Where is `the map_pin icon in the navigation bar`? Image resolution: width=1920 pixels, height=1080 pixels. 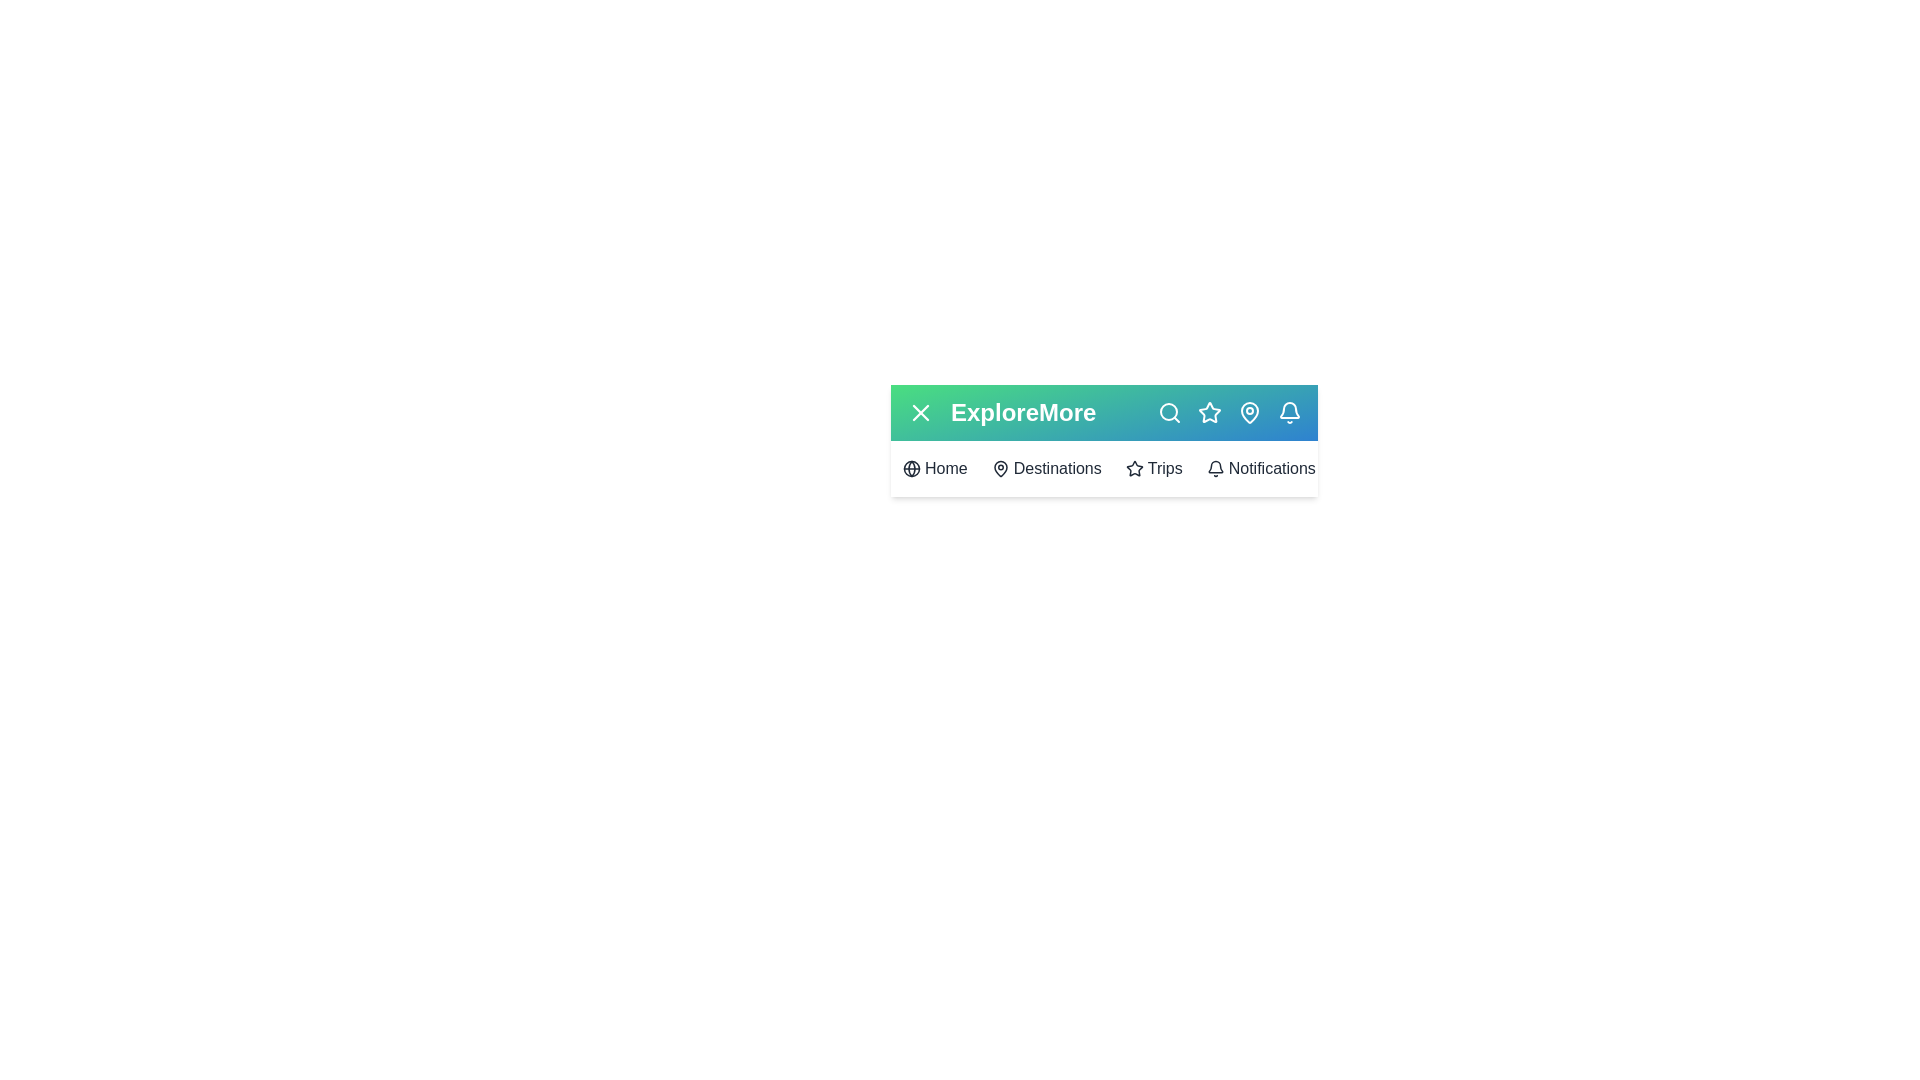 the map_pin icon in the navigation bar is located at coordinates (1248, 411).